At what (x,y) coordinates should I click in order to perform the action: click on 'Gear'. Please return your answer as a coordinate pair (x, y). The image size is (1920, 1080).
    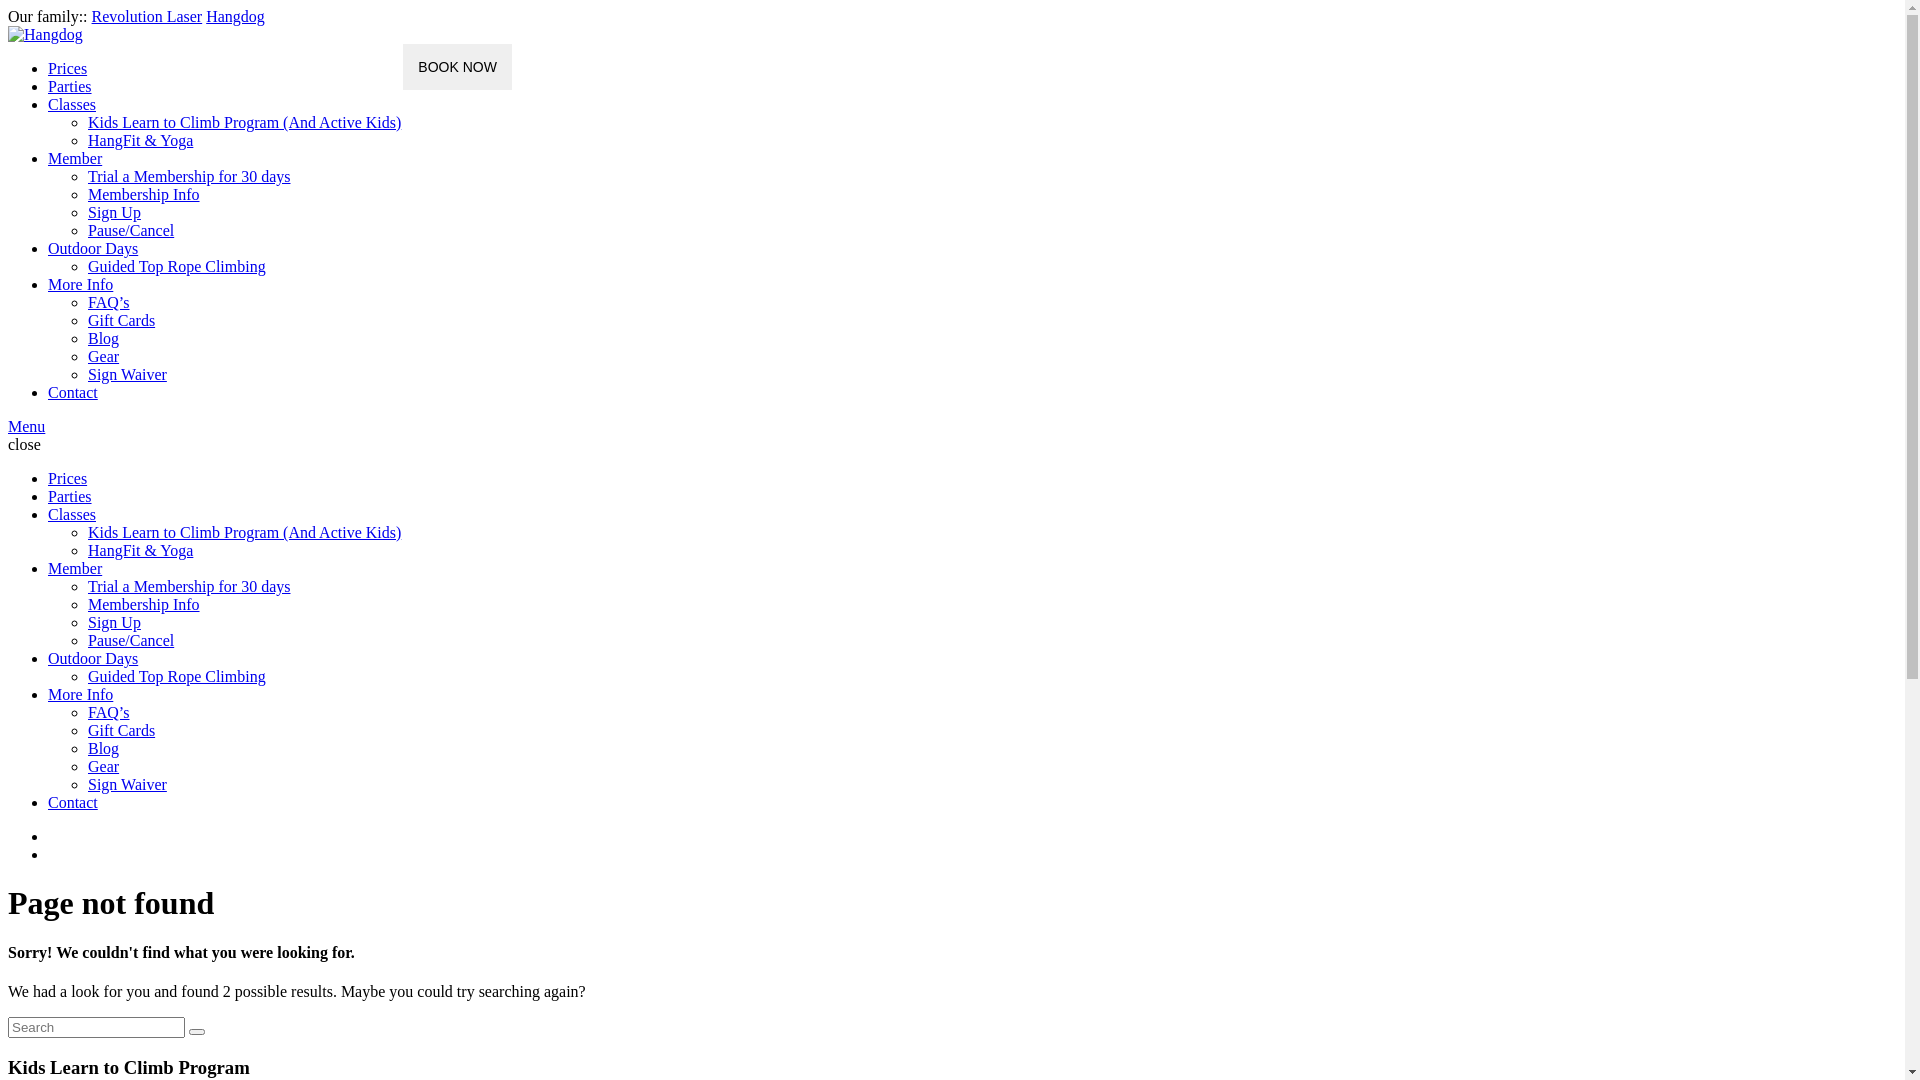
    Looking at the image, I should click on (102, 765).